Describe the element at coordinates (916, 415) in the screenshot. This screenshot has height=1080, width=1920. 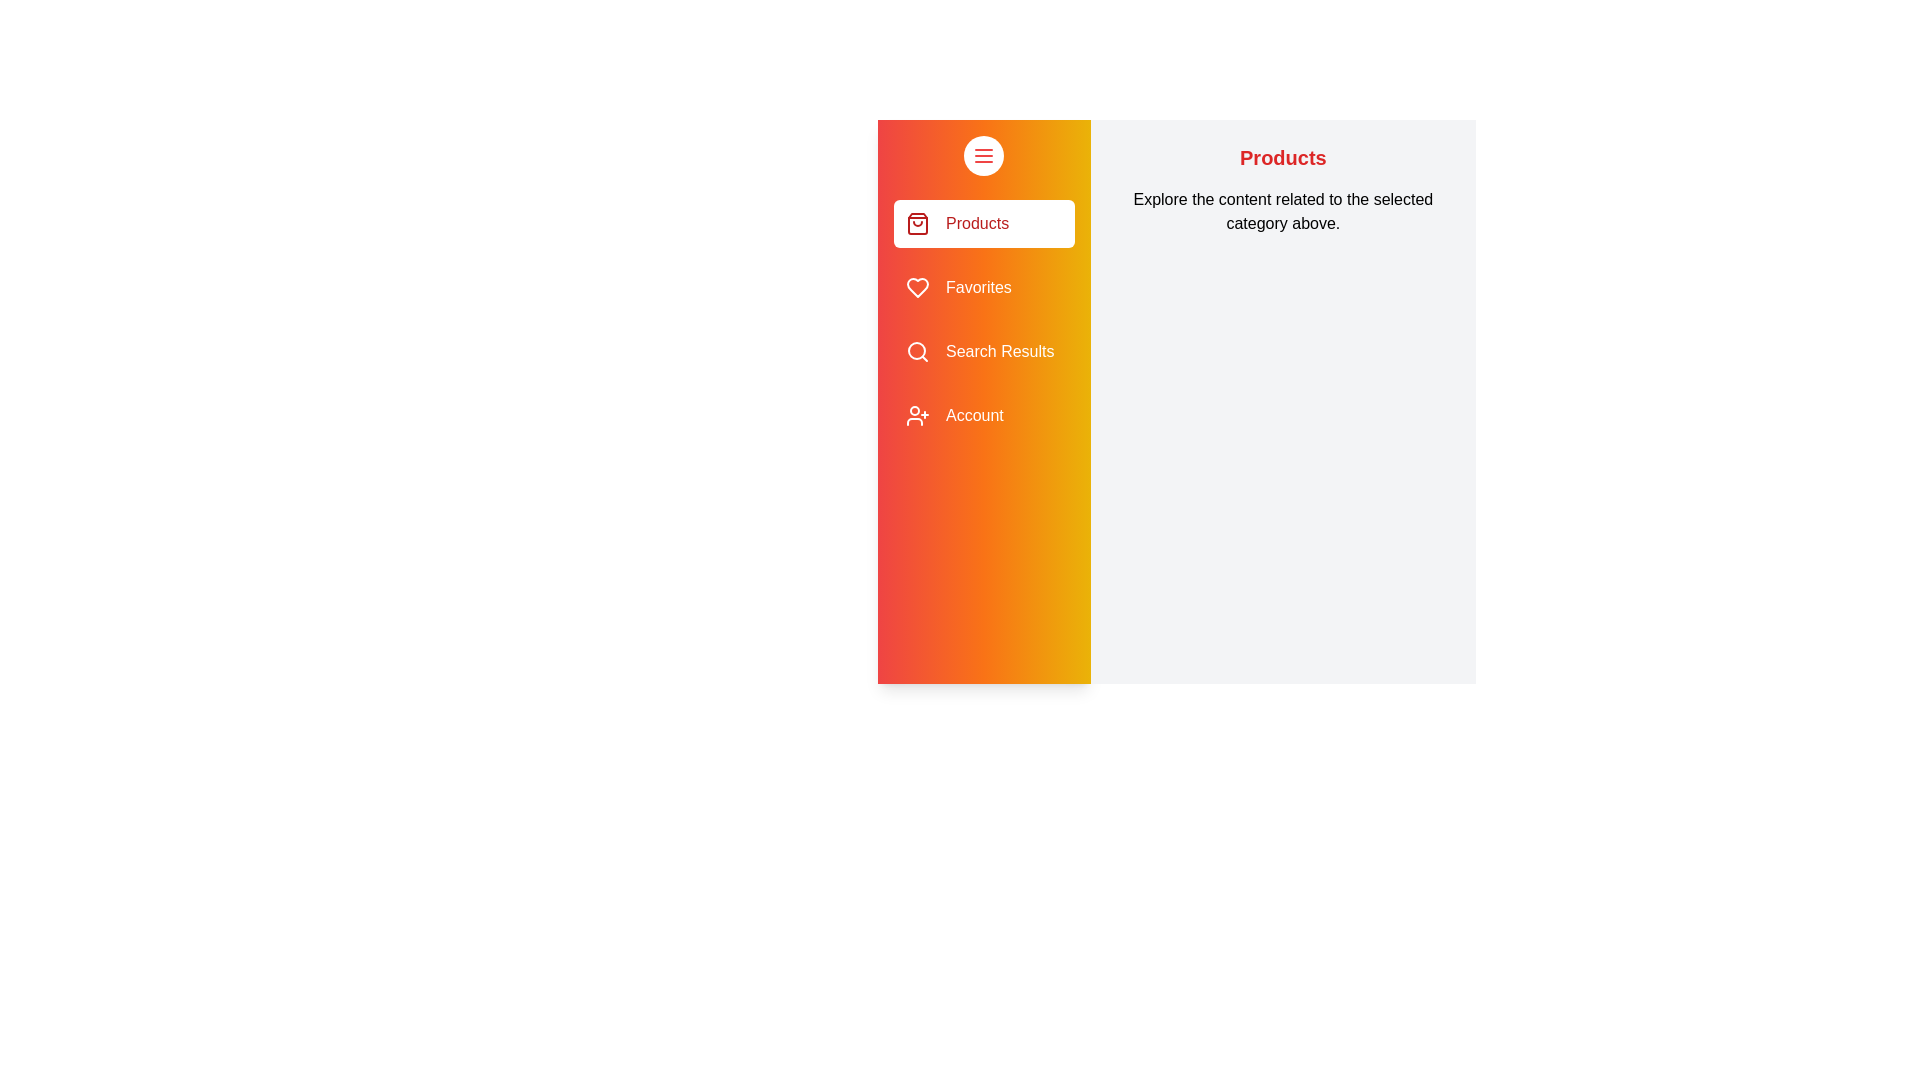
I see `the sidebar icon for Account to navigate to the corresponding section` at that location.